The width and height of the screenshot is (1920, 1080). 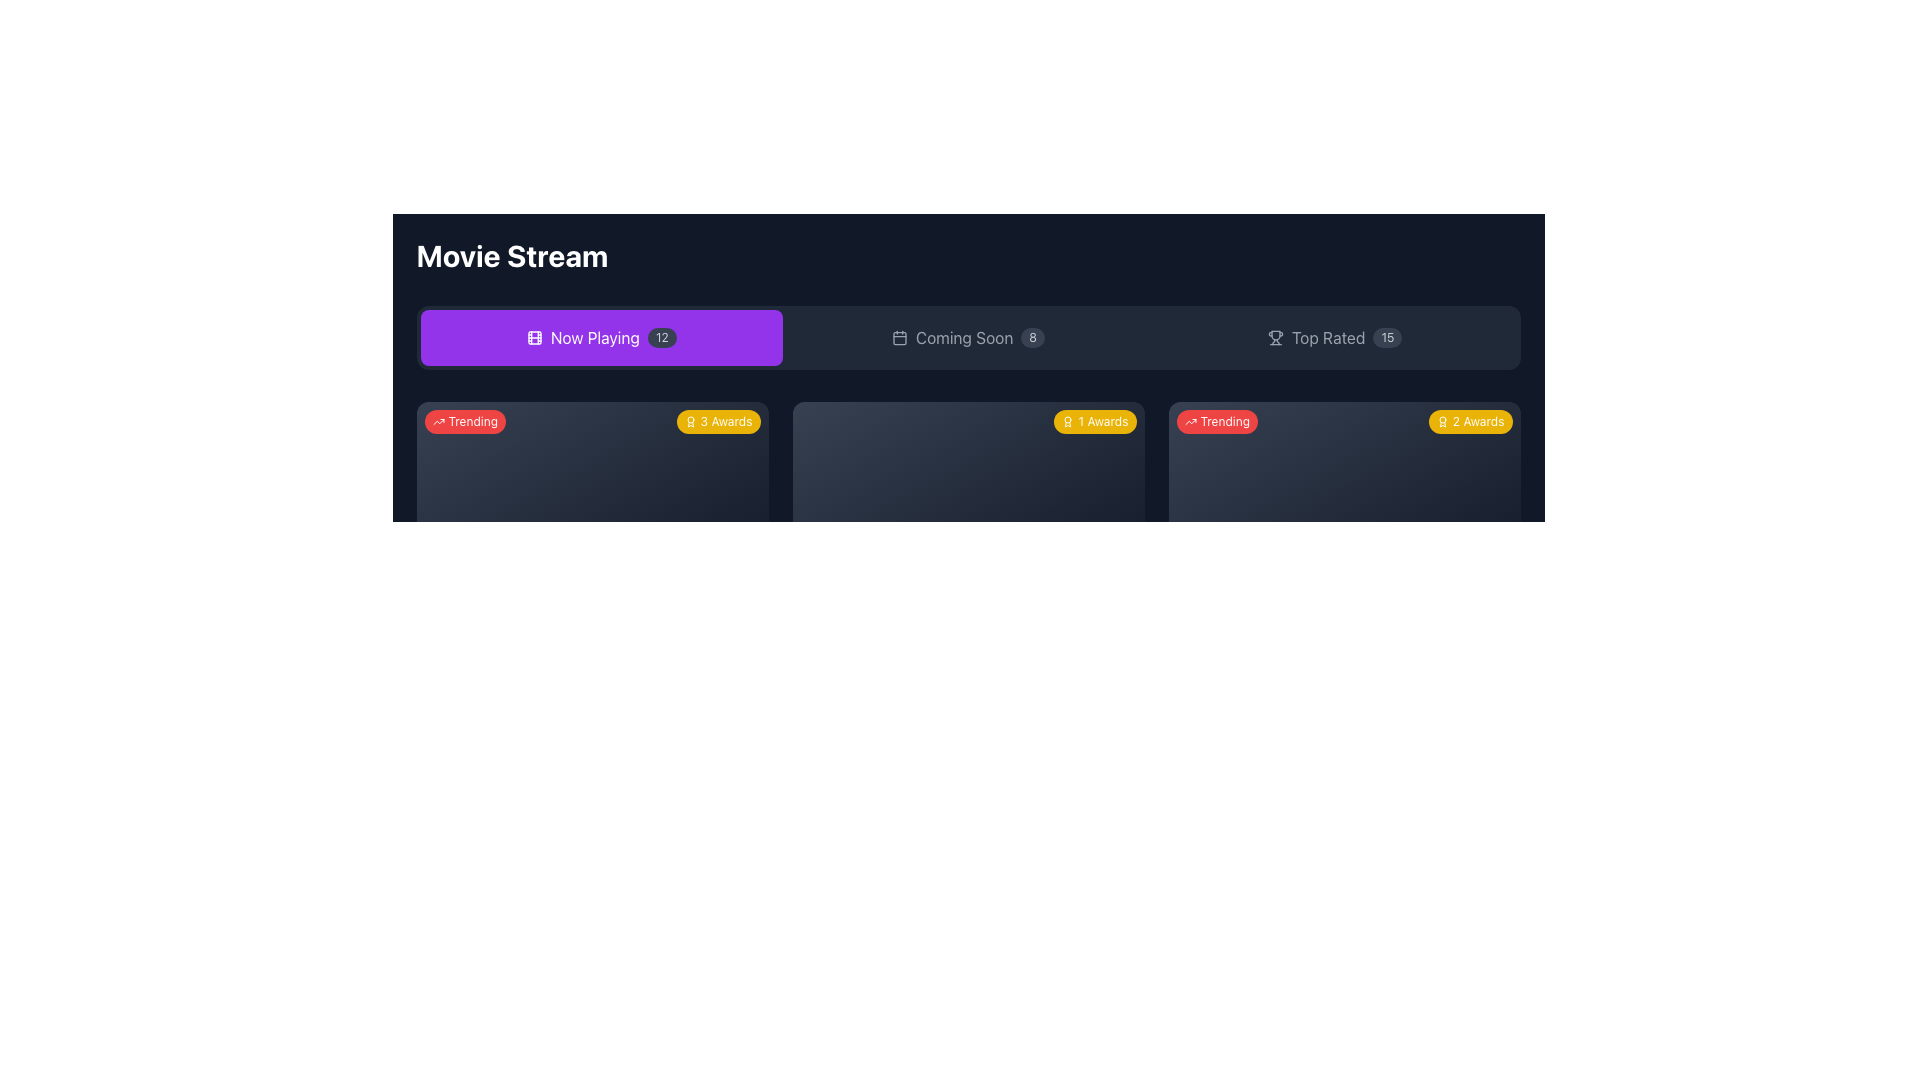 What do you see at coordinates (1386, 337) in the screenshot?
I see `the badge that indicates the count related to the 'Top Rated' label, positioned to the far right of the 'Top Rated' button` at bounding box center [1386, 337].